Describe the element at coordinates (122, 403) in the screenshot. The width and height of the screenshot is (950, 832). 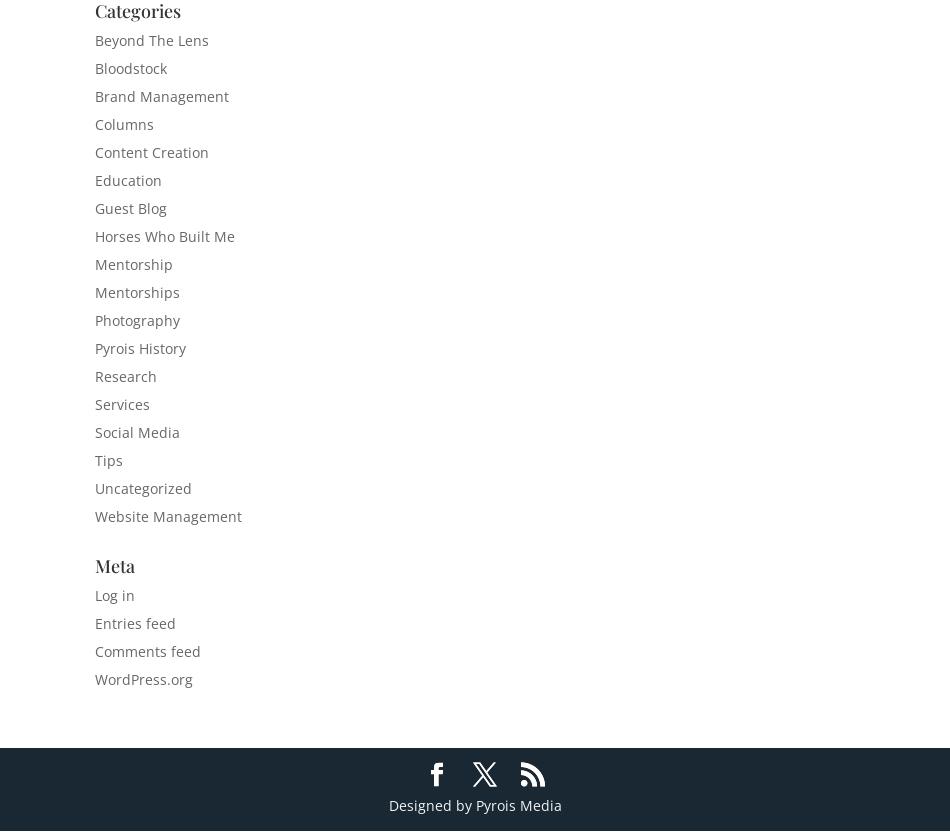
I see `'Services'` at that location.